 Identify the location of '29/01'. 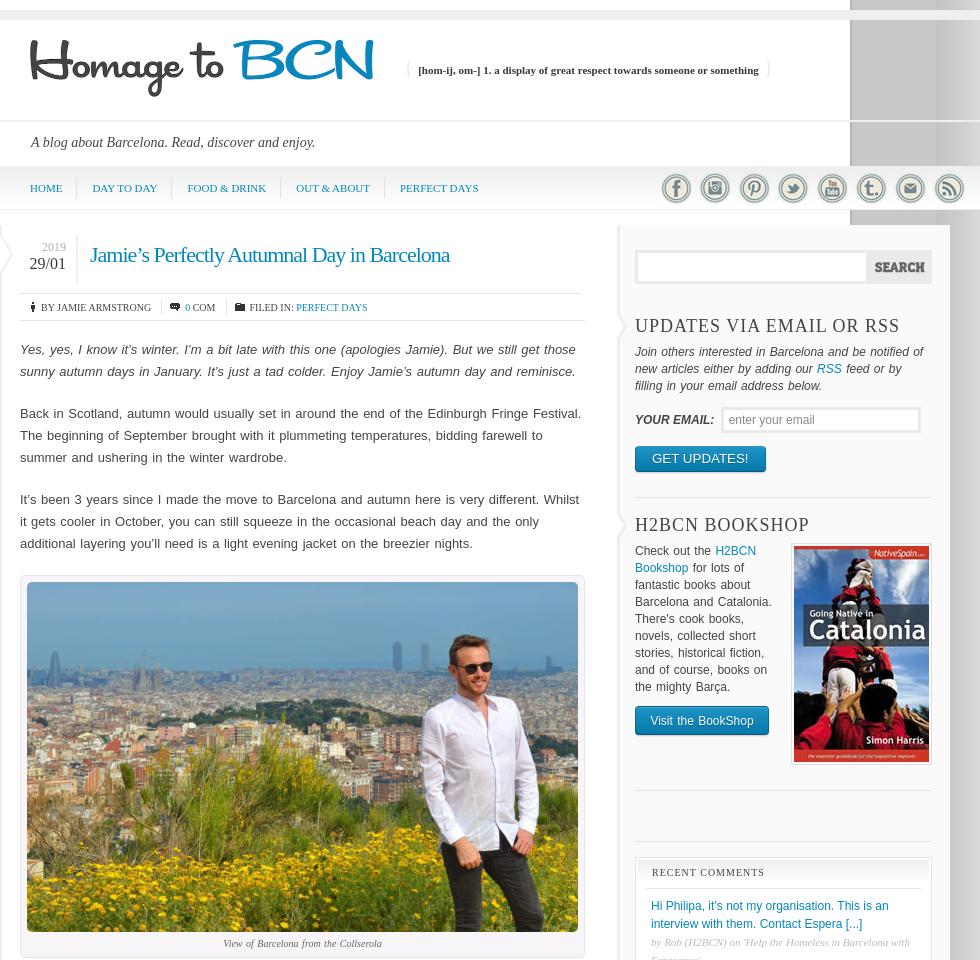
(47, 262).